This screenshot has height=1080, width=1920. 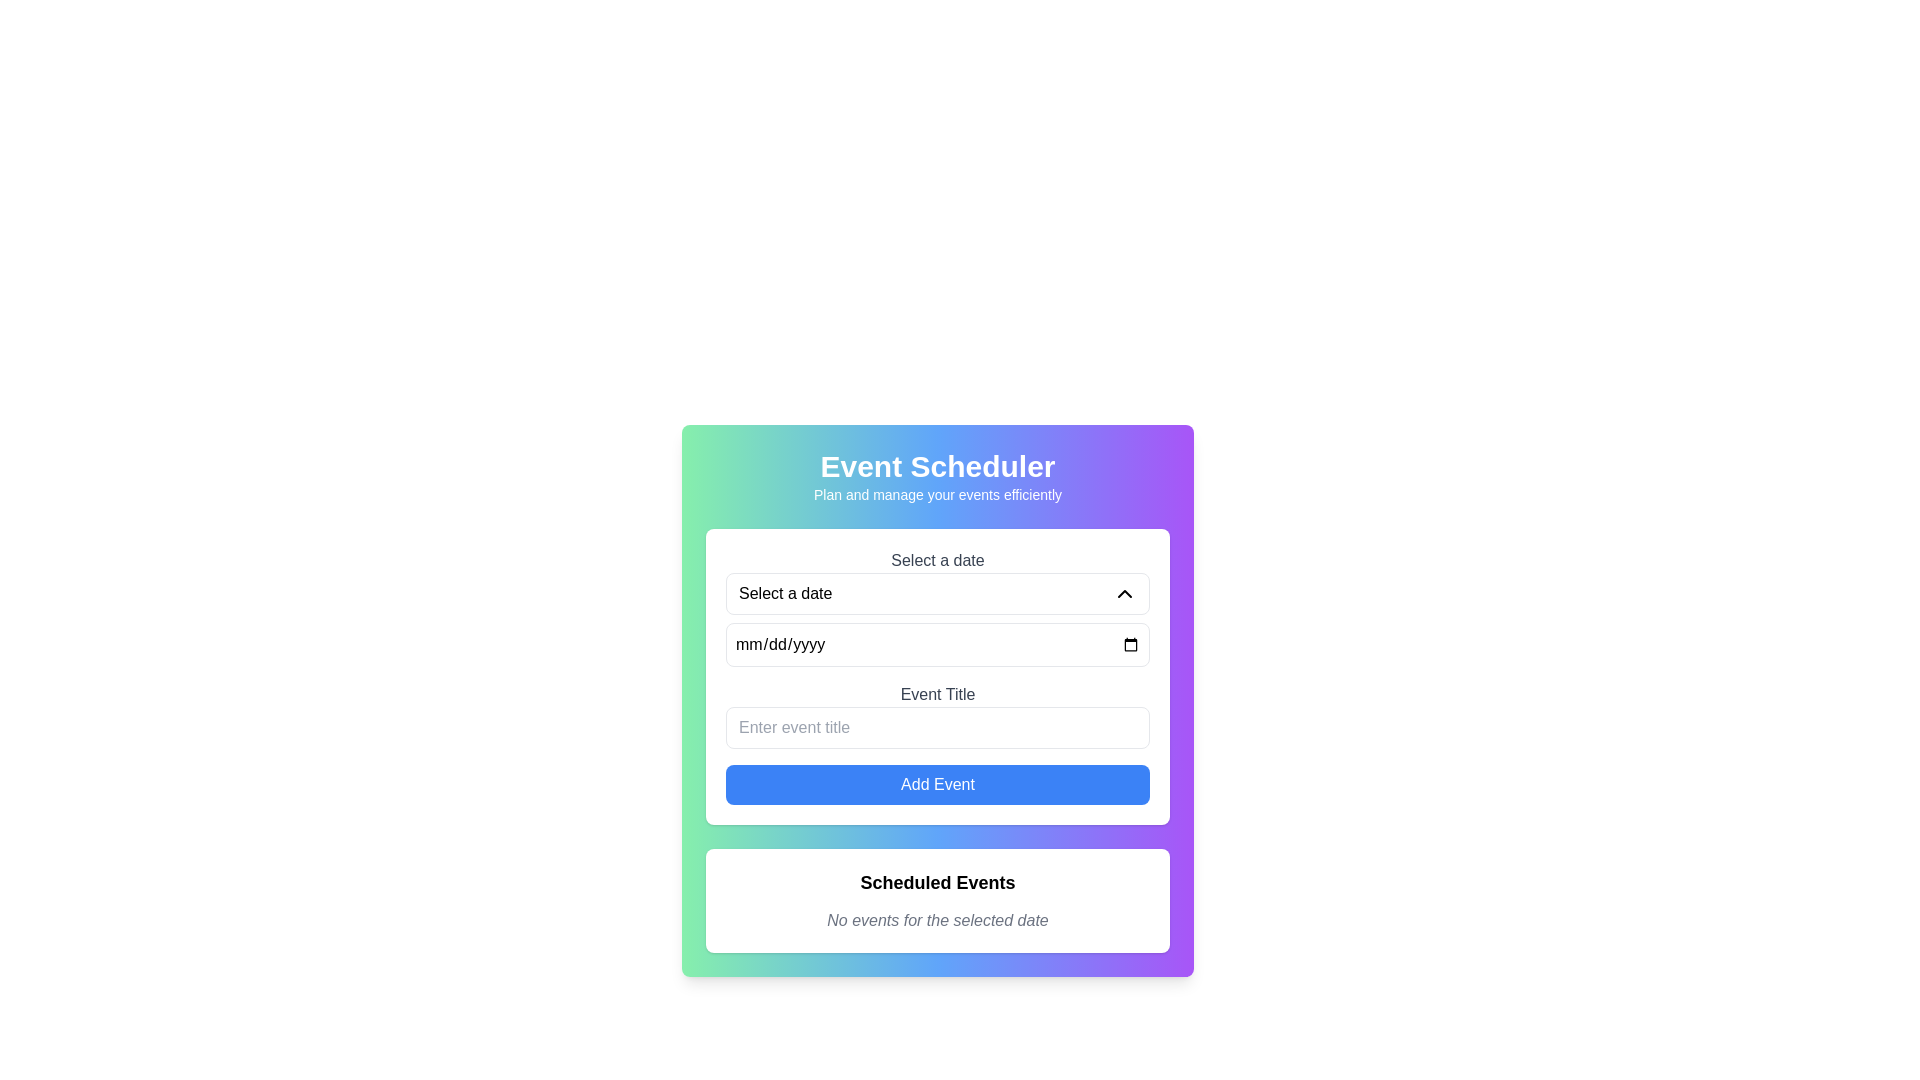 What do you see at coordinates (936, 921) in the screenshot?
I see `the static text notifying users that there are no scheduled events for the currently selected date, located directly below the 'Scheduled Events' heading in the 'Scheduled Events' section` at bounding box center [936, 921].